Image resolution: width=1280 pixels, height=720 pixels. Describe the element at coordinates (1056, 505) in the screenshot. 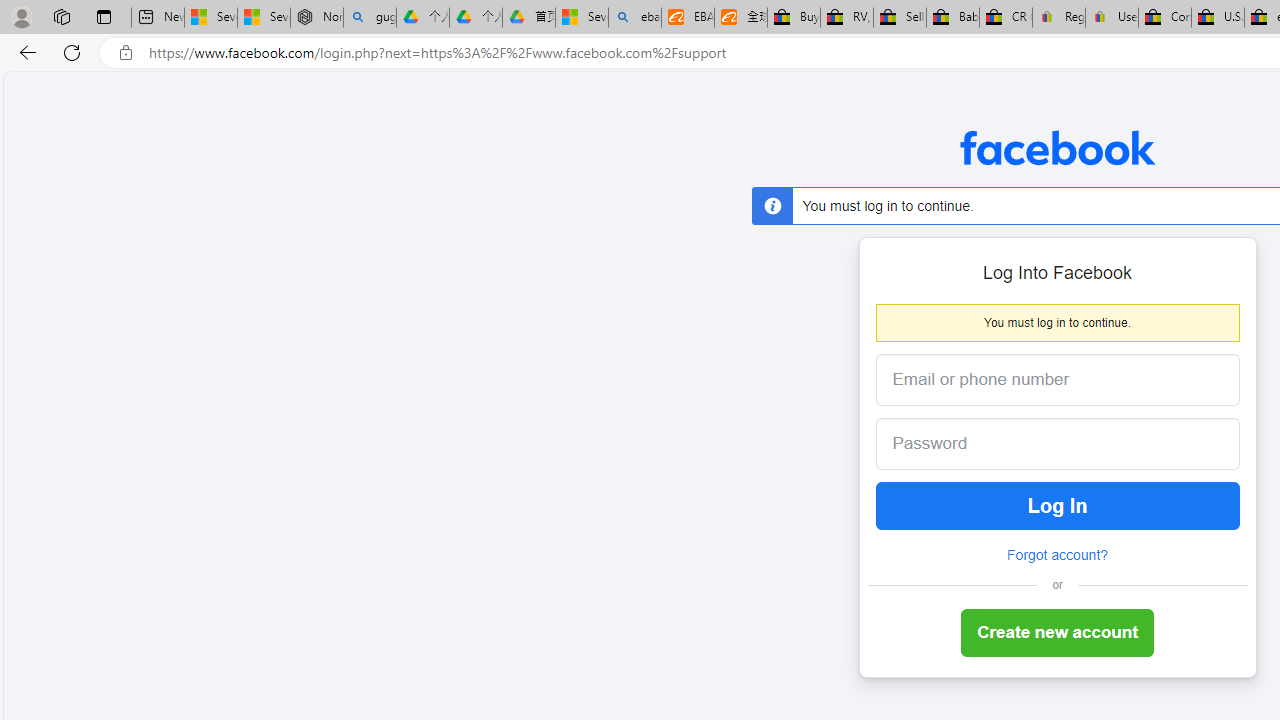

I see `'Log In'` at that location.